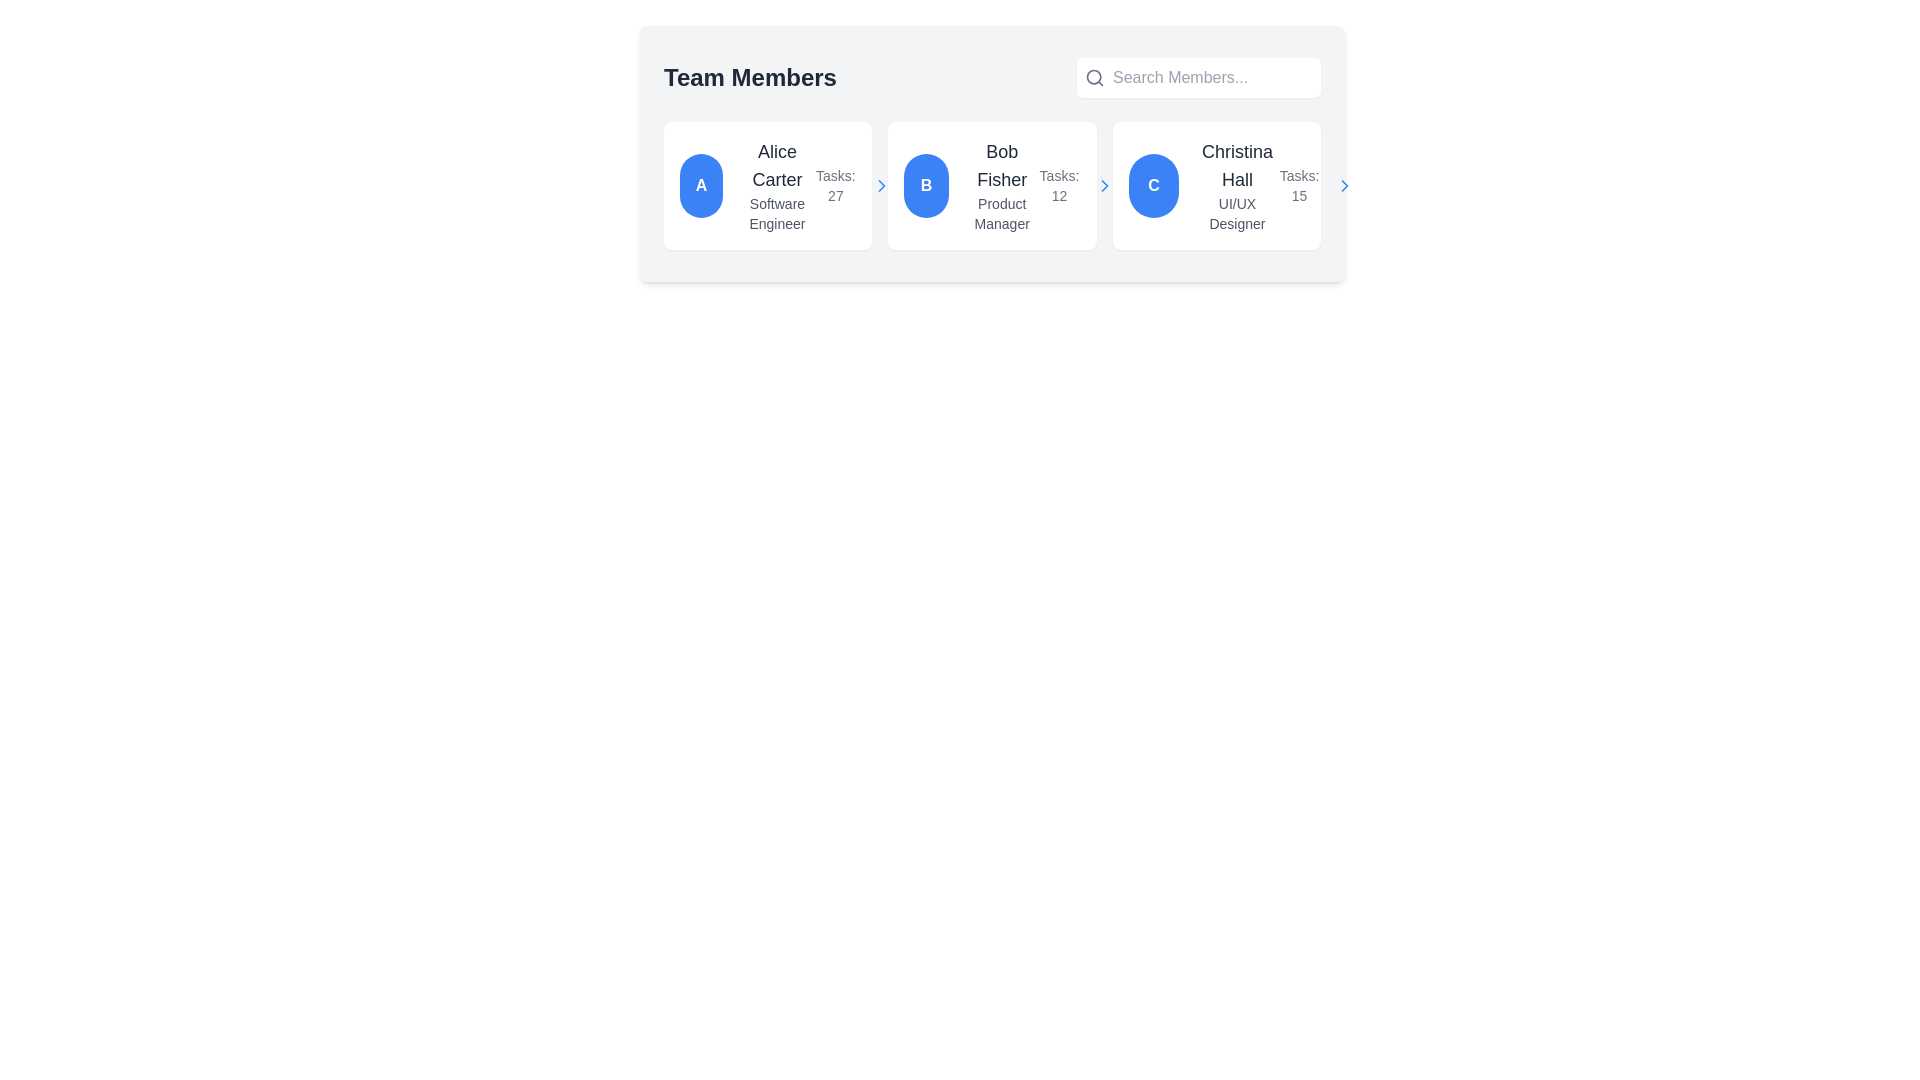 This screenshot has width=1920, height=1080. What do you see at coordinates (776, 185) in the screenshot?
I see `displayed text in the text block containing the name 'Alice Carter' and the job title 'Software Engineer', which is positioned within the card for 'Alice Carter' and located to the right of the avatar 'A'` at bounding box center [776, 185].